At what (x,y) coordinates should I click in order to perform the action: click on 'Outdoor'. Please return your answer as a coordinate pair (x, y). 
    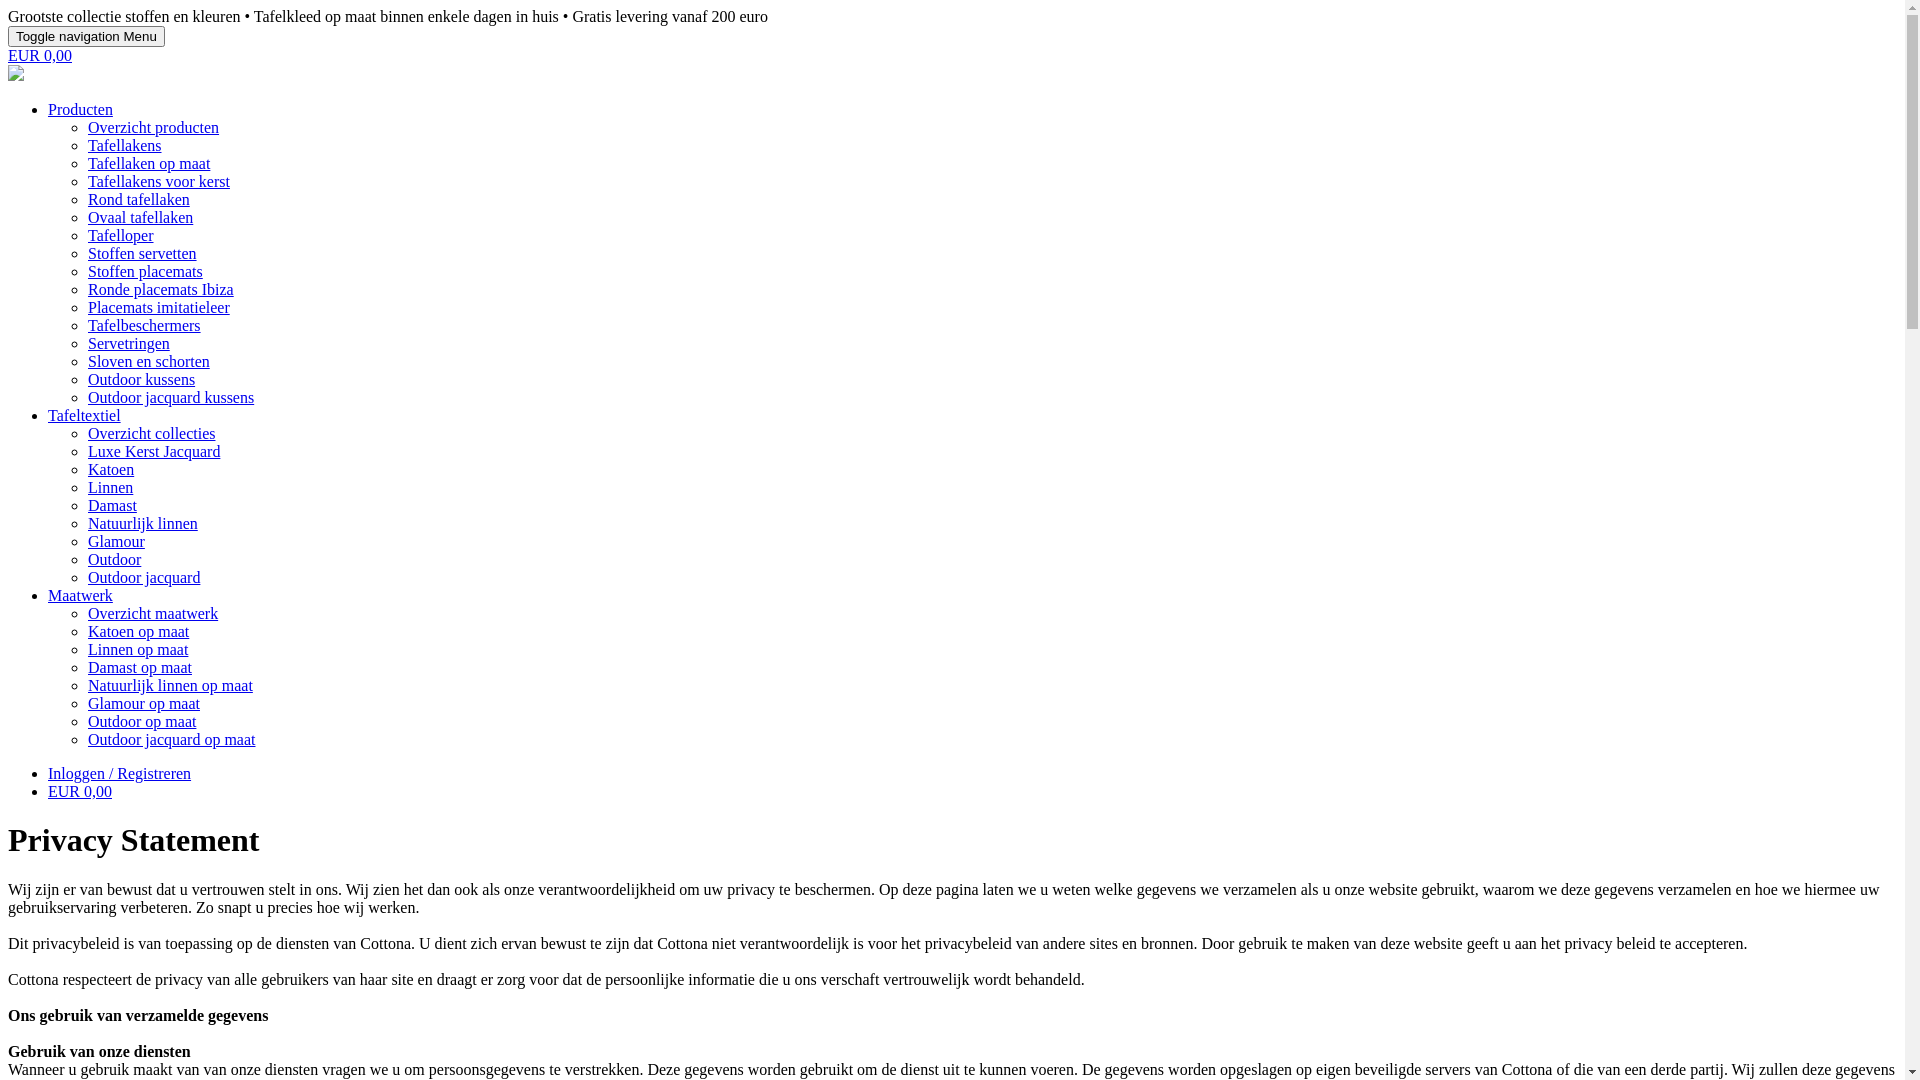
    Looking at the image, I should click on (113, 559).